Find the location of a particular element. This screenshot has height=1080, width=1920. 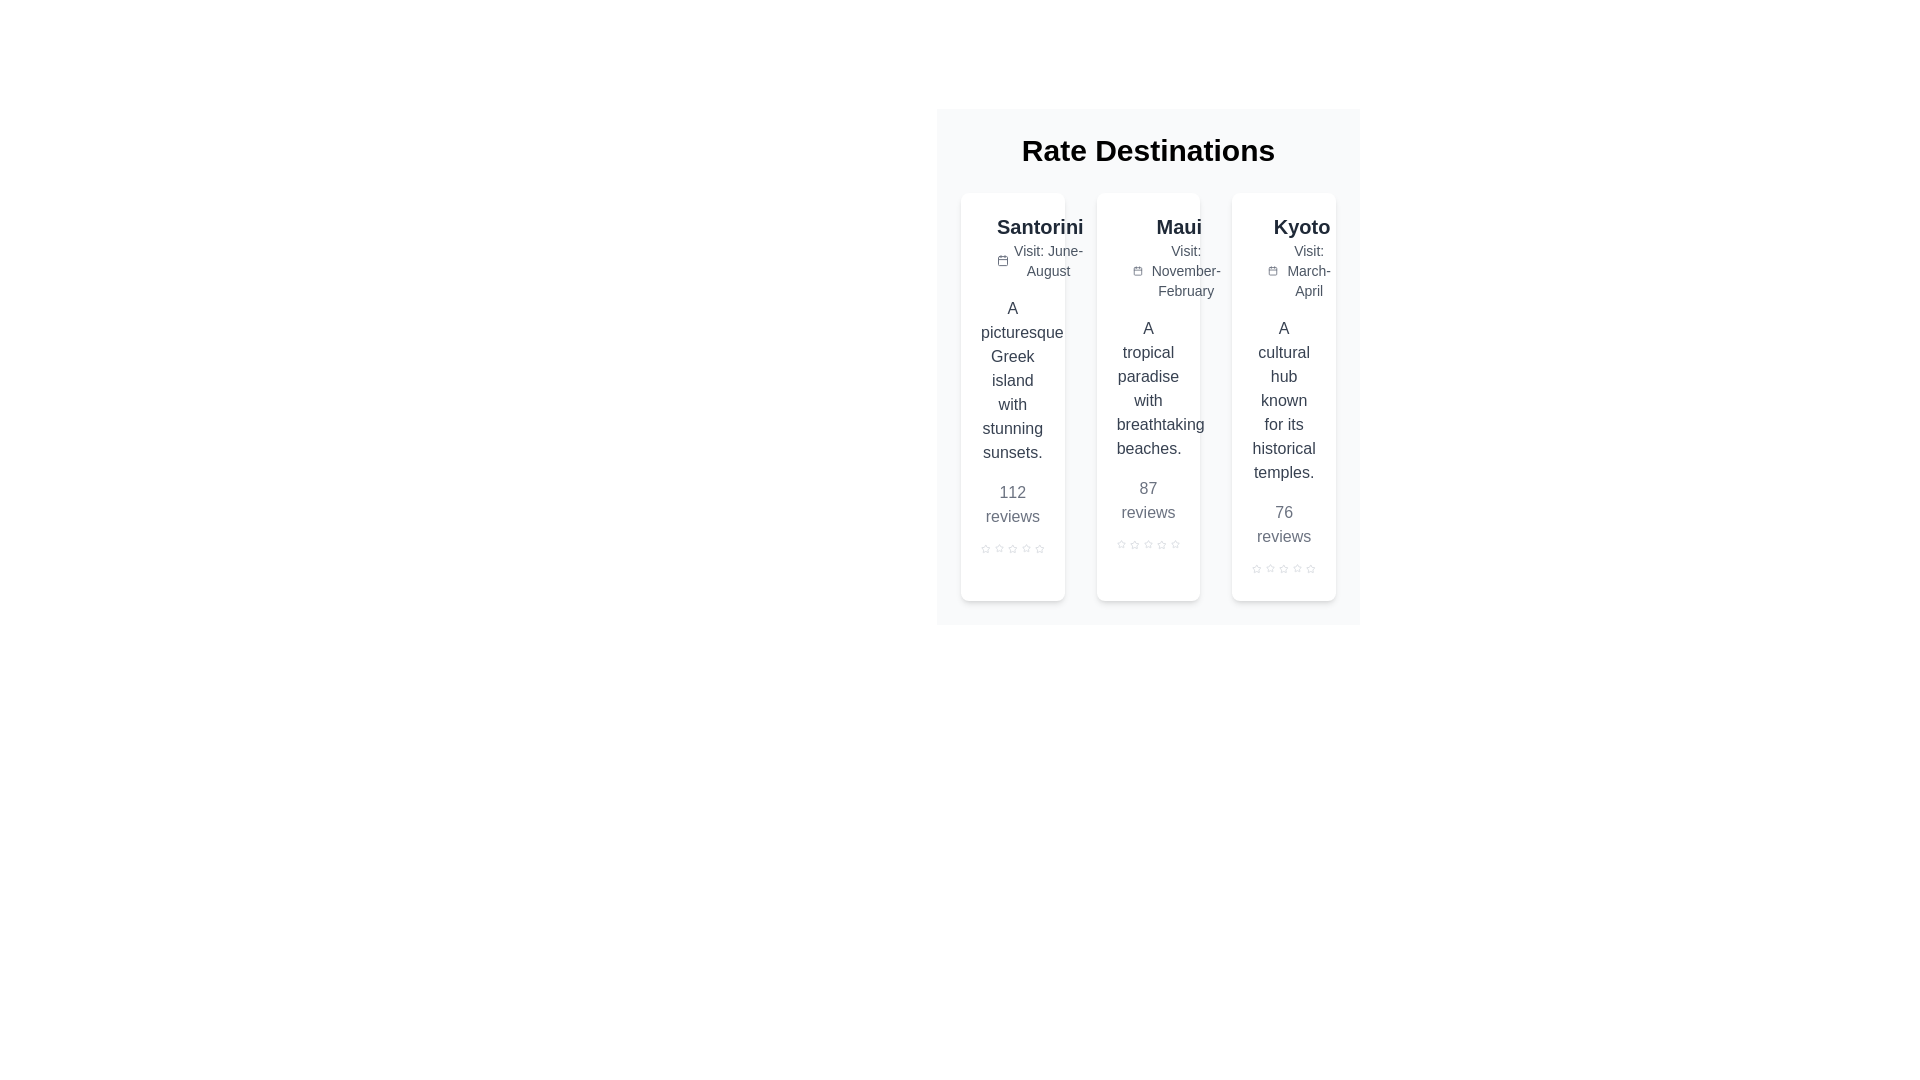

rounded rectangle graphic element within the SVG icon representing a calendar, located to the left of the 'Visit: June-August' text for 'Santorini' in the 'Rate Destinations' panel using developer tools is located at coordinates (1003, 260).